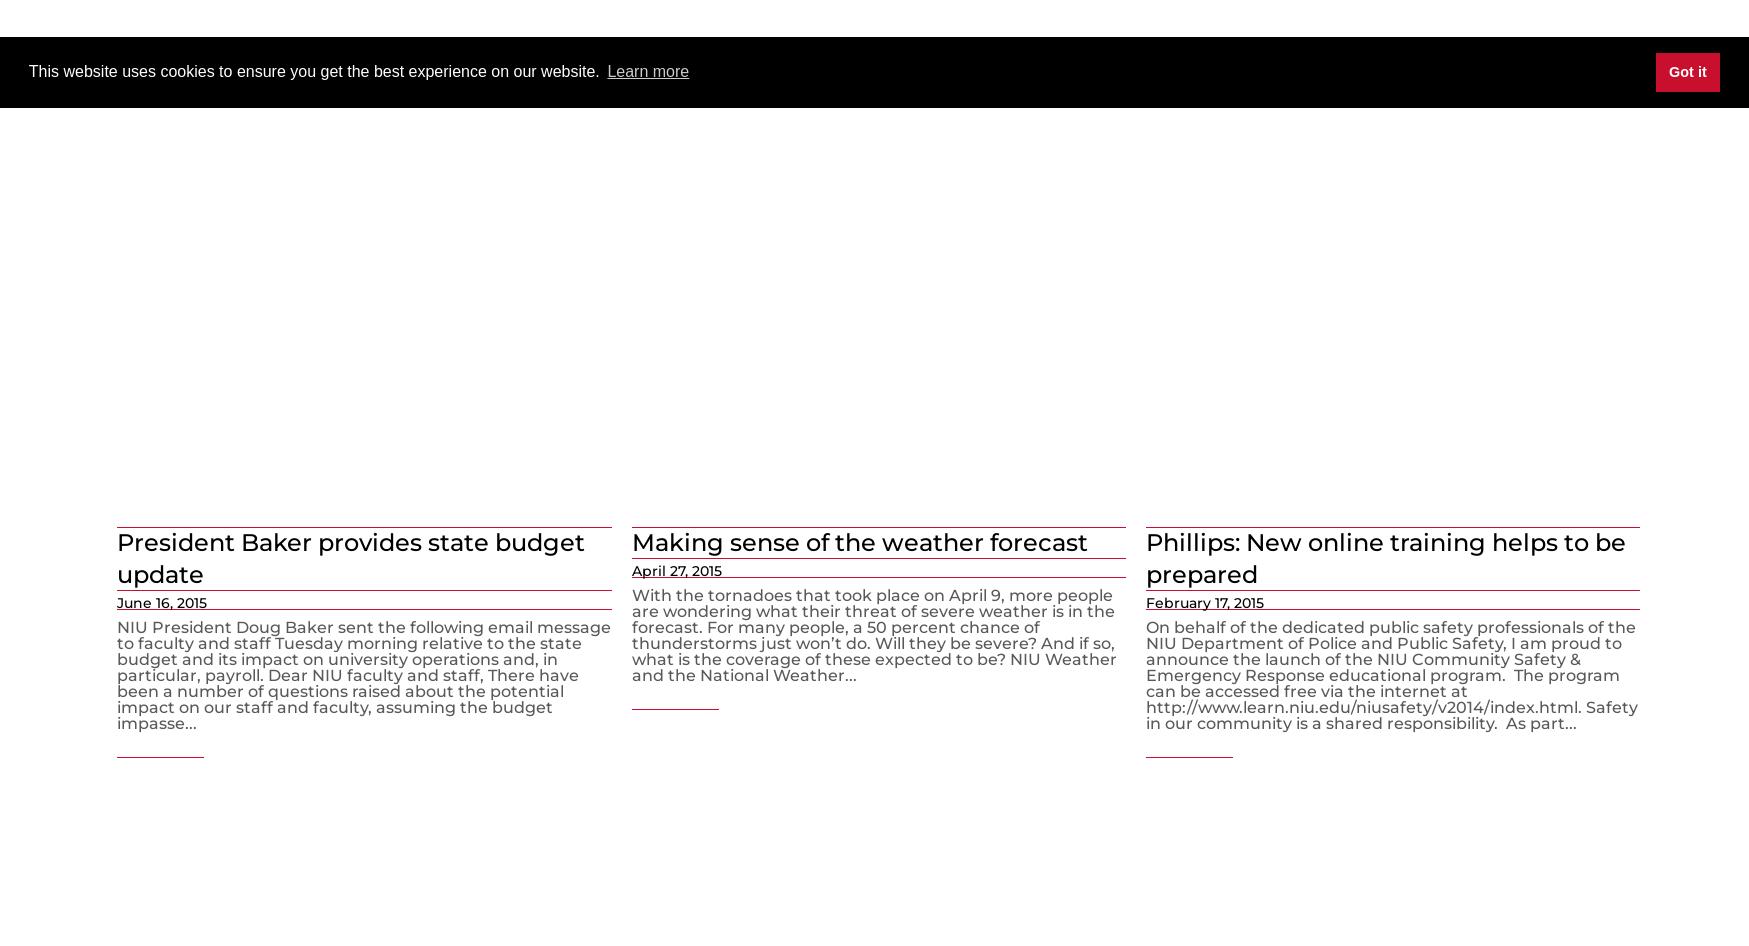 The image size is (1749, 946). Describe the element at coordinates (351, 557) in the screenshot. I see `'President Baker provides state budget update'` at that location.